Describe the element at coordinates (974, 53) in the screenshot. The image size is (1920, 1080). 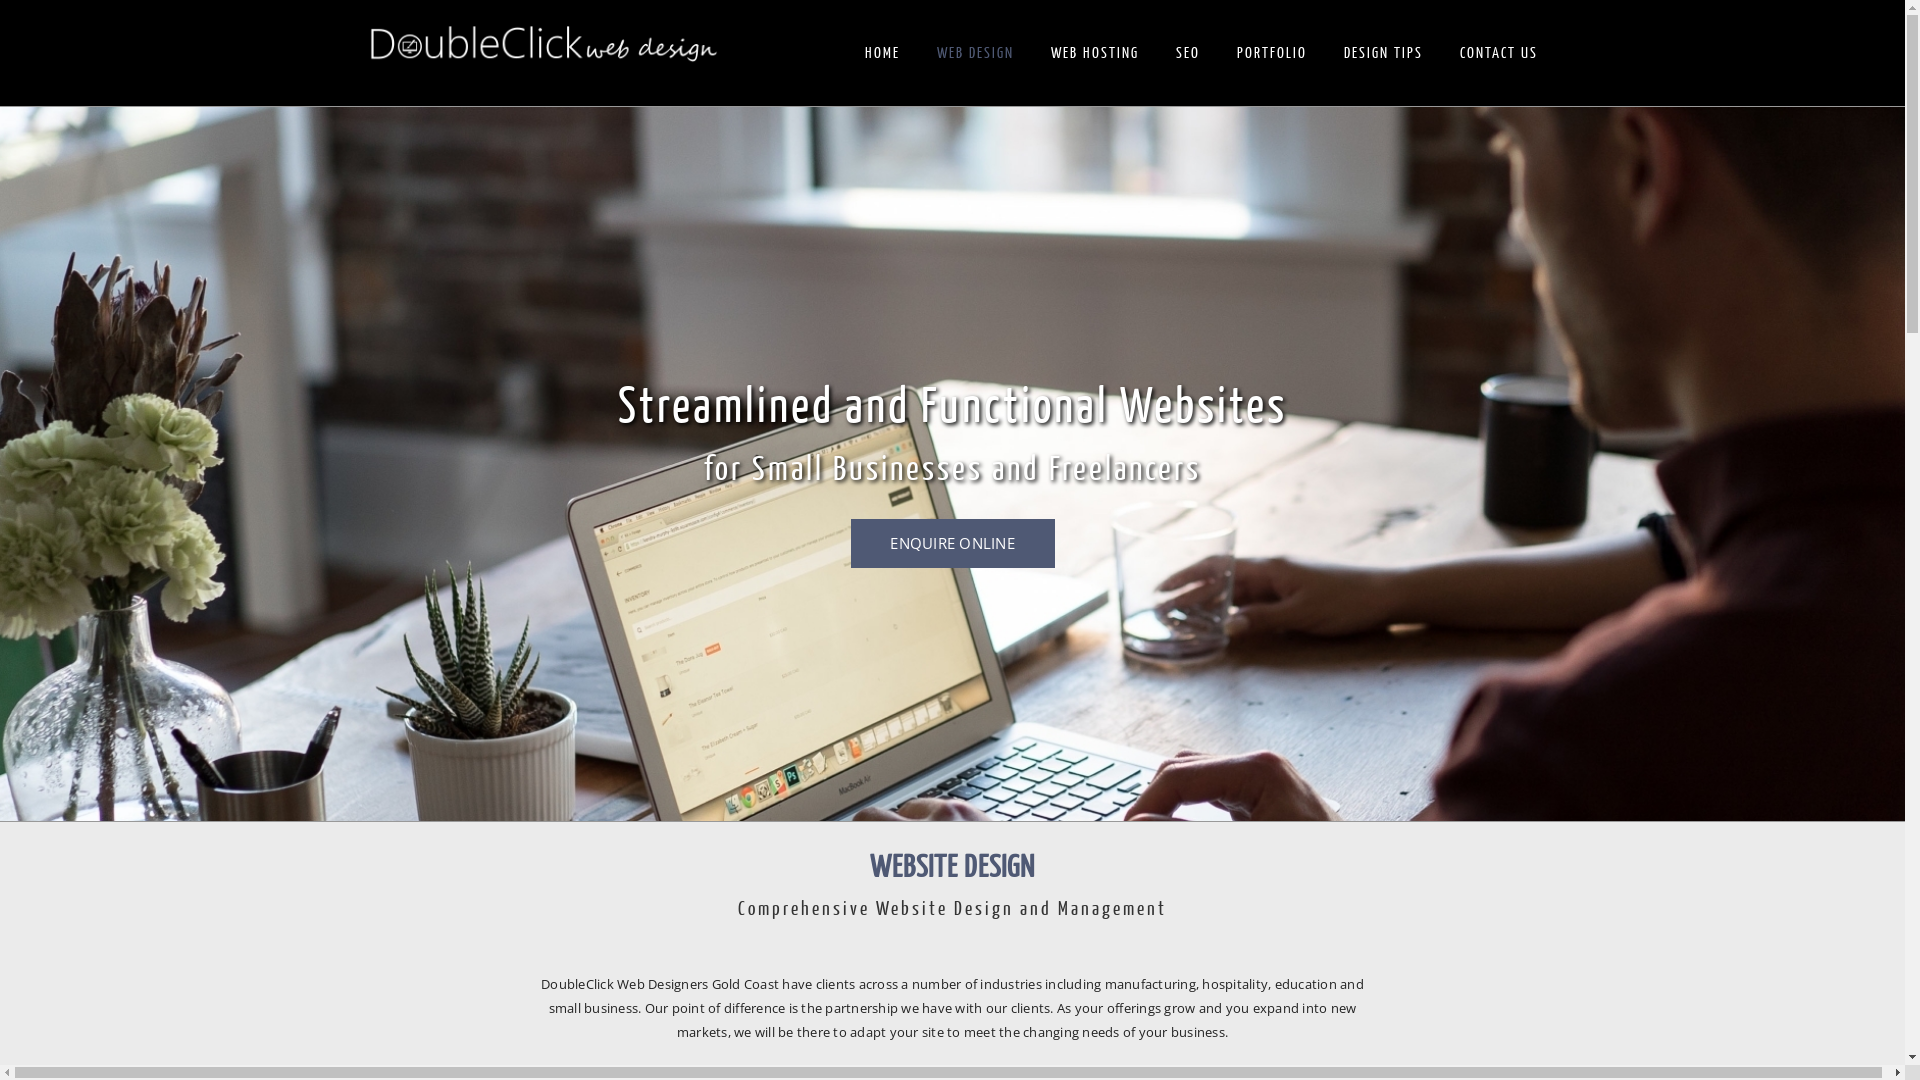
I see `'WEB DESIGN'` at that location.